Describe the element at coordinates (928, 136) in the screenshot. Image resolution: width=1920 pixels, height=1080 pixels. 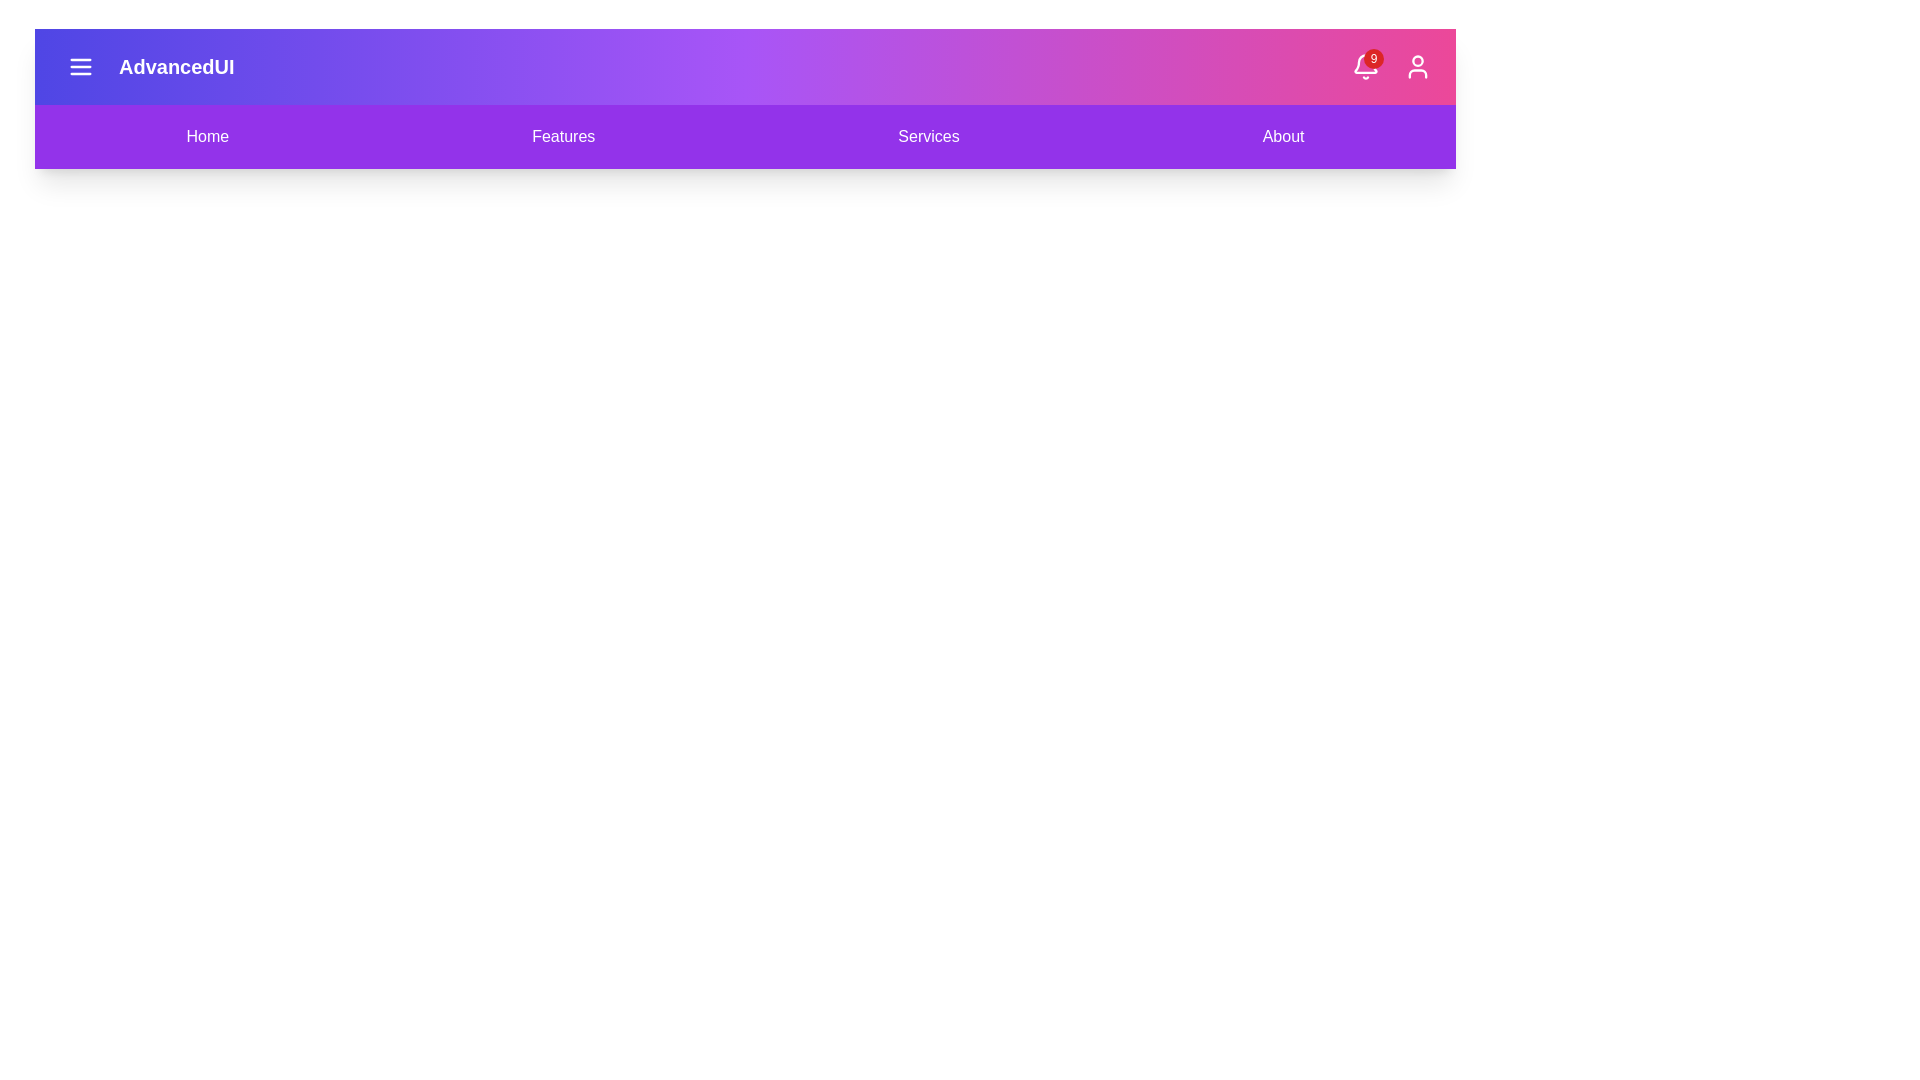
I see `the Services navigation menu item` at that location.